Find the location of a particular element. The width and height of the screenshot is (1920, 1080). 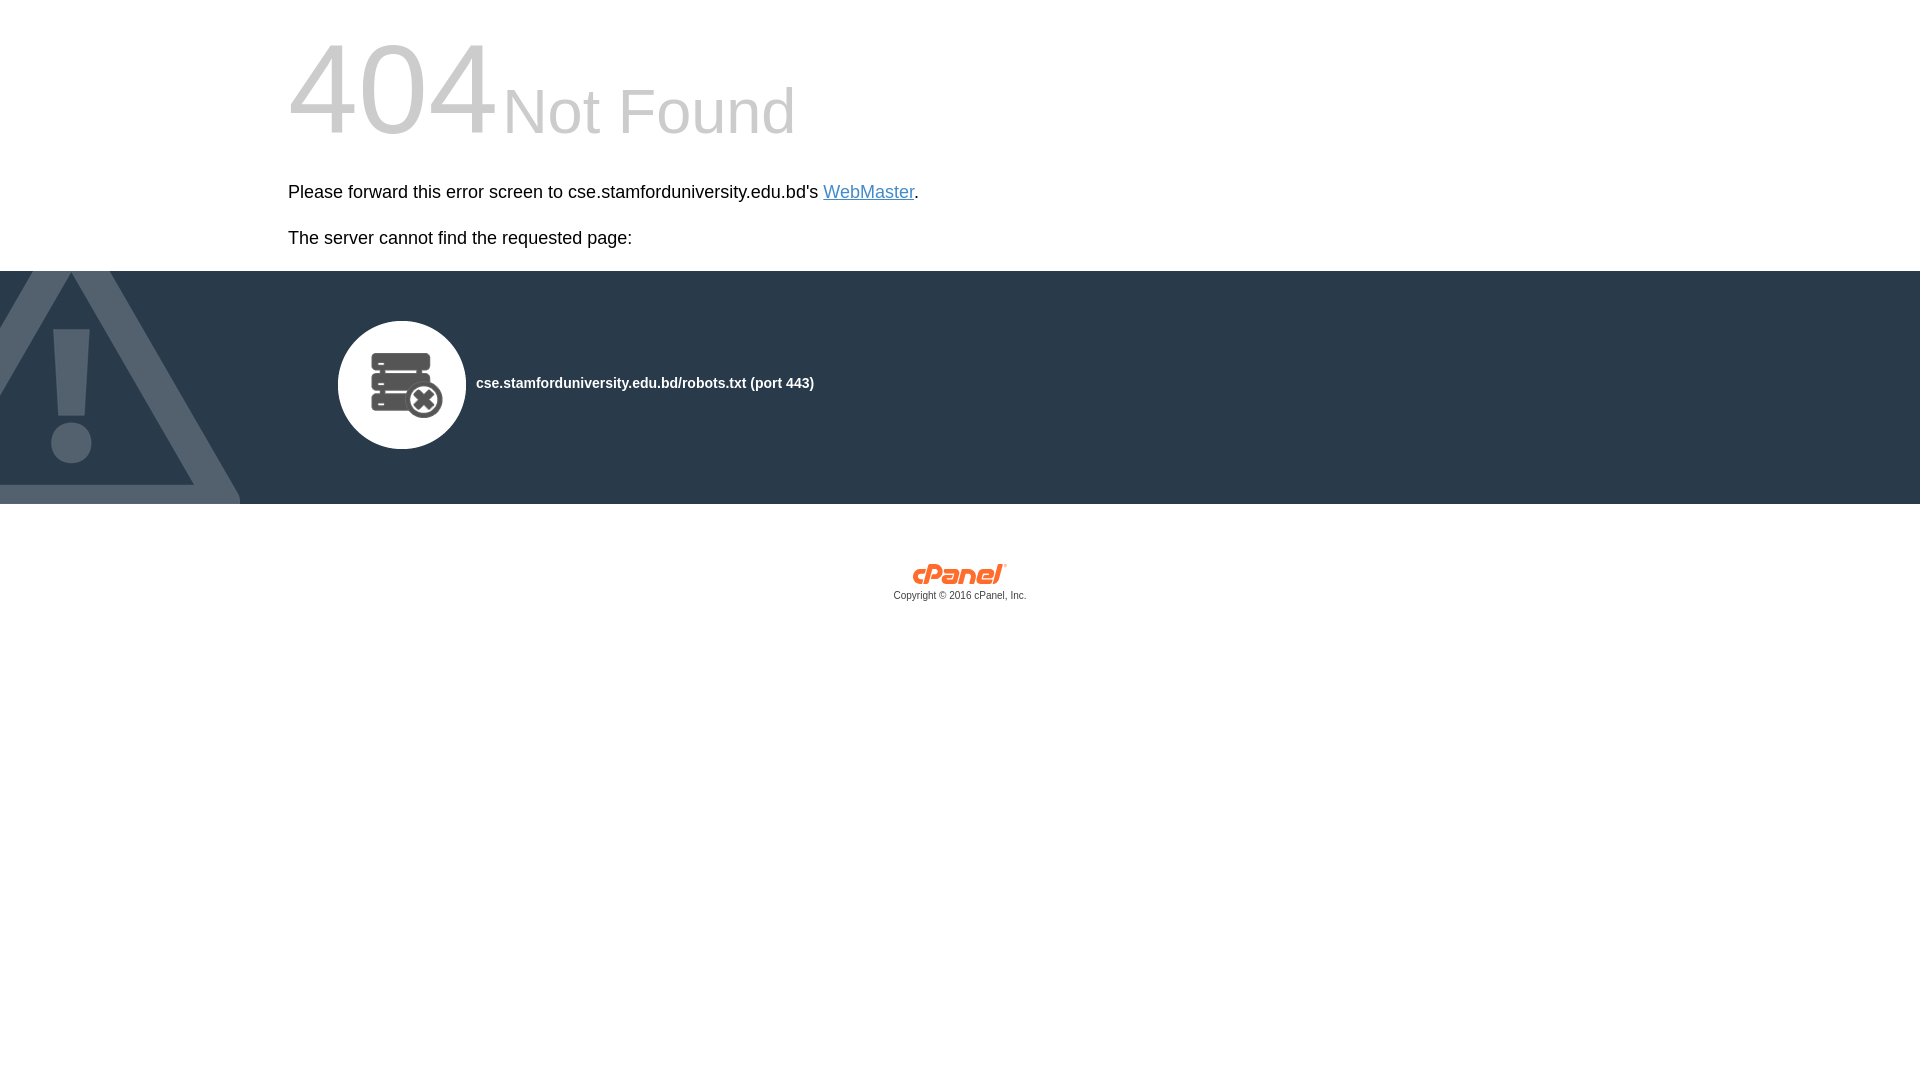

'WebMaster' is located at coordinates (868, 192).